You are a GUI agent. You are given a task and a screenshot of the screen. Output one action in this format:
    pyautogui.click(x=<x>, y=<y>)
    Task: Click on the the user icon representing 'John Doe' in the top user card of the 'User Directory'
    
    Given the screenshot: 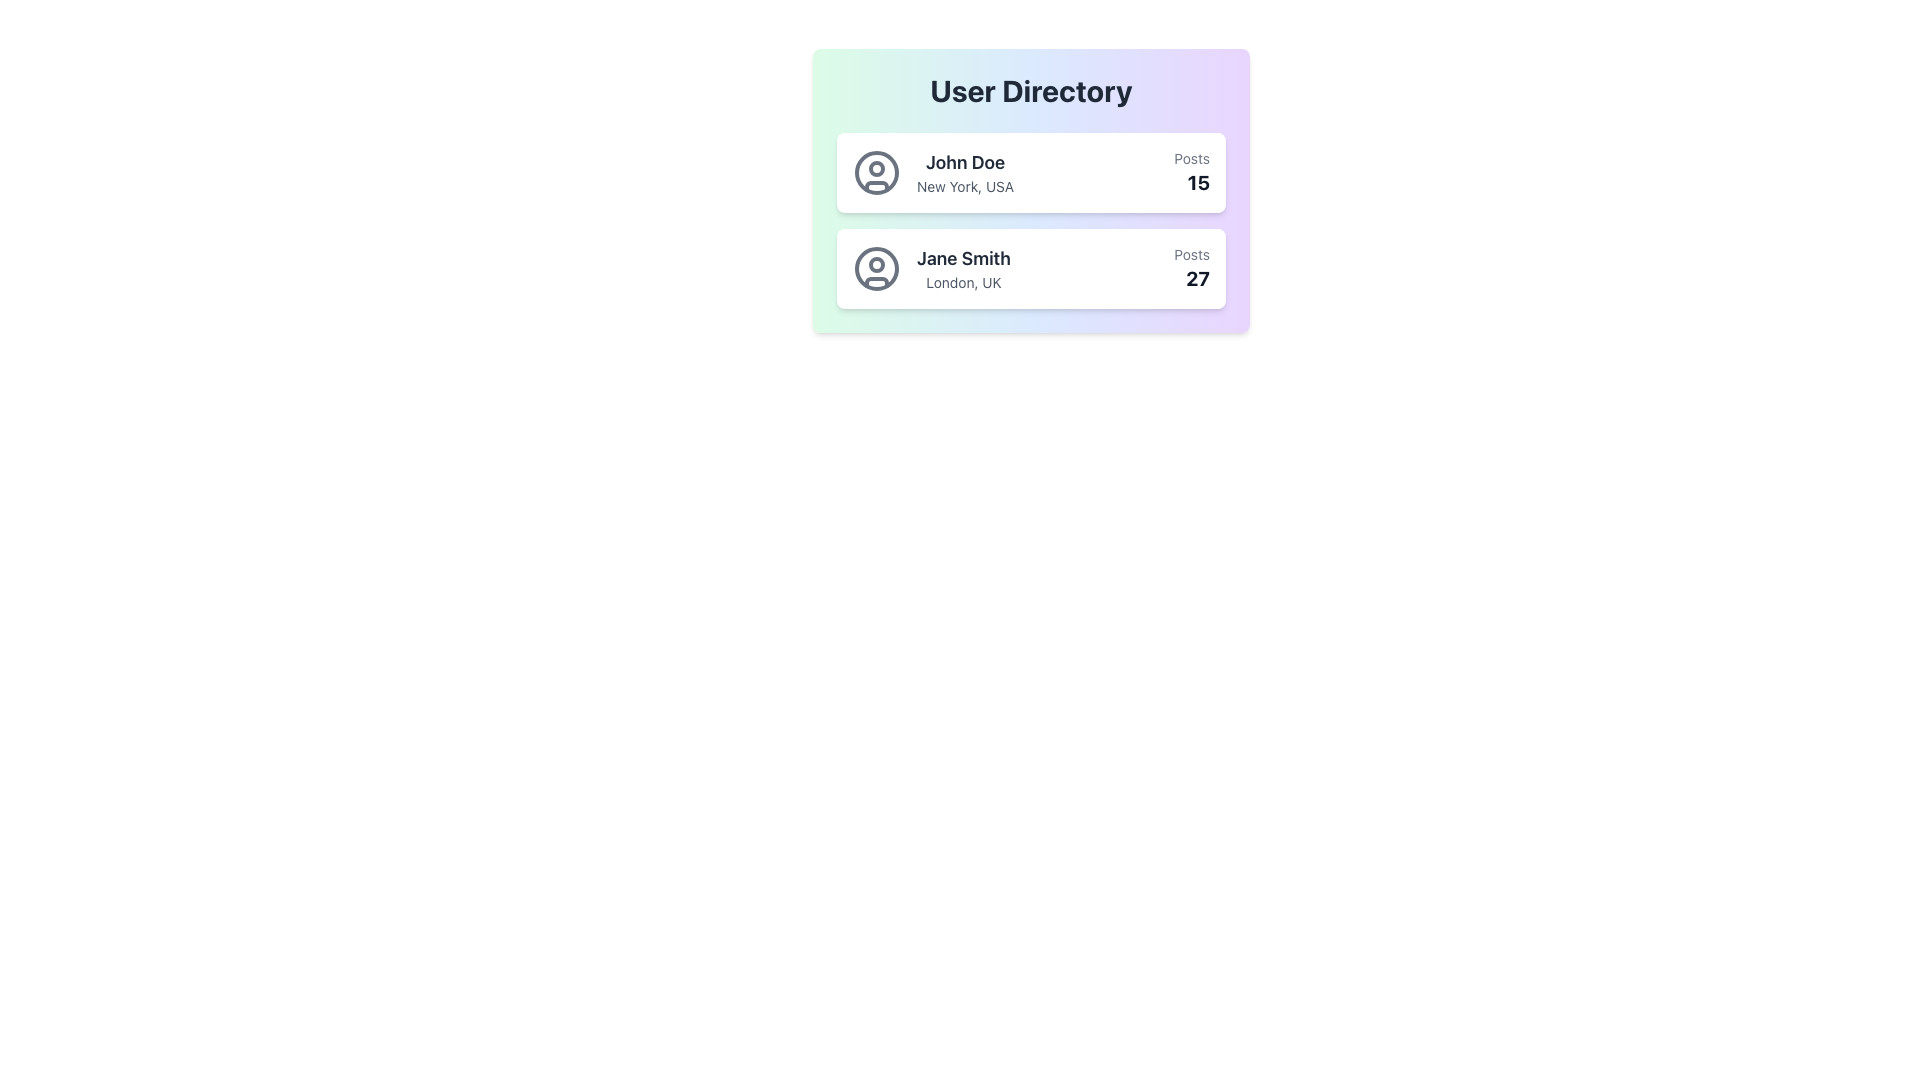 What is the action you would take?
    pyautogui.click(x=877, y=172)
    